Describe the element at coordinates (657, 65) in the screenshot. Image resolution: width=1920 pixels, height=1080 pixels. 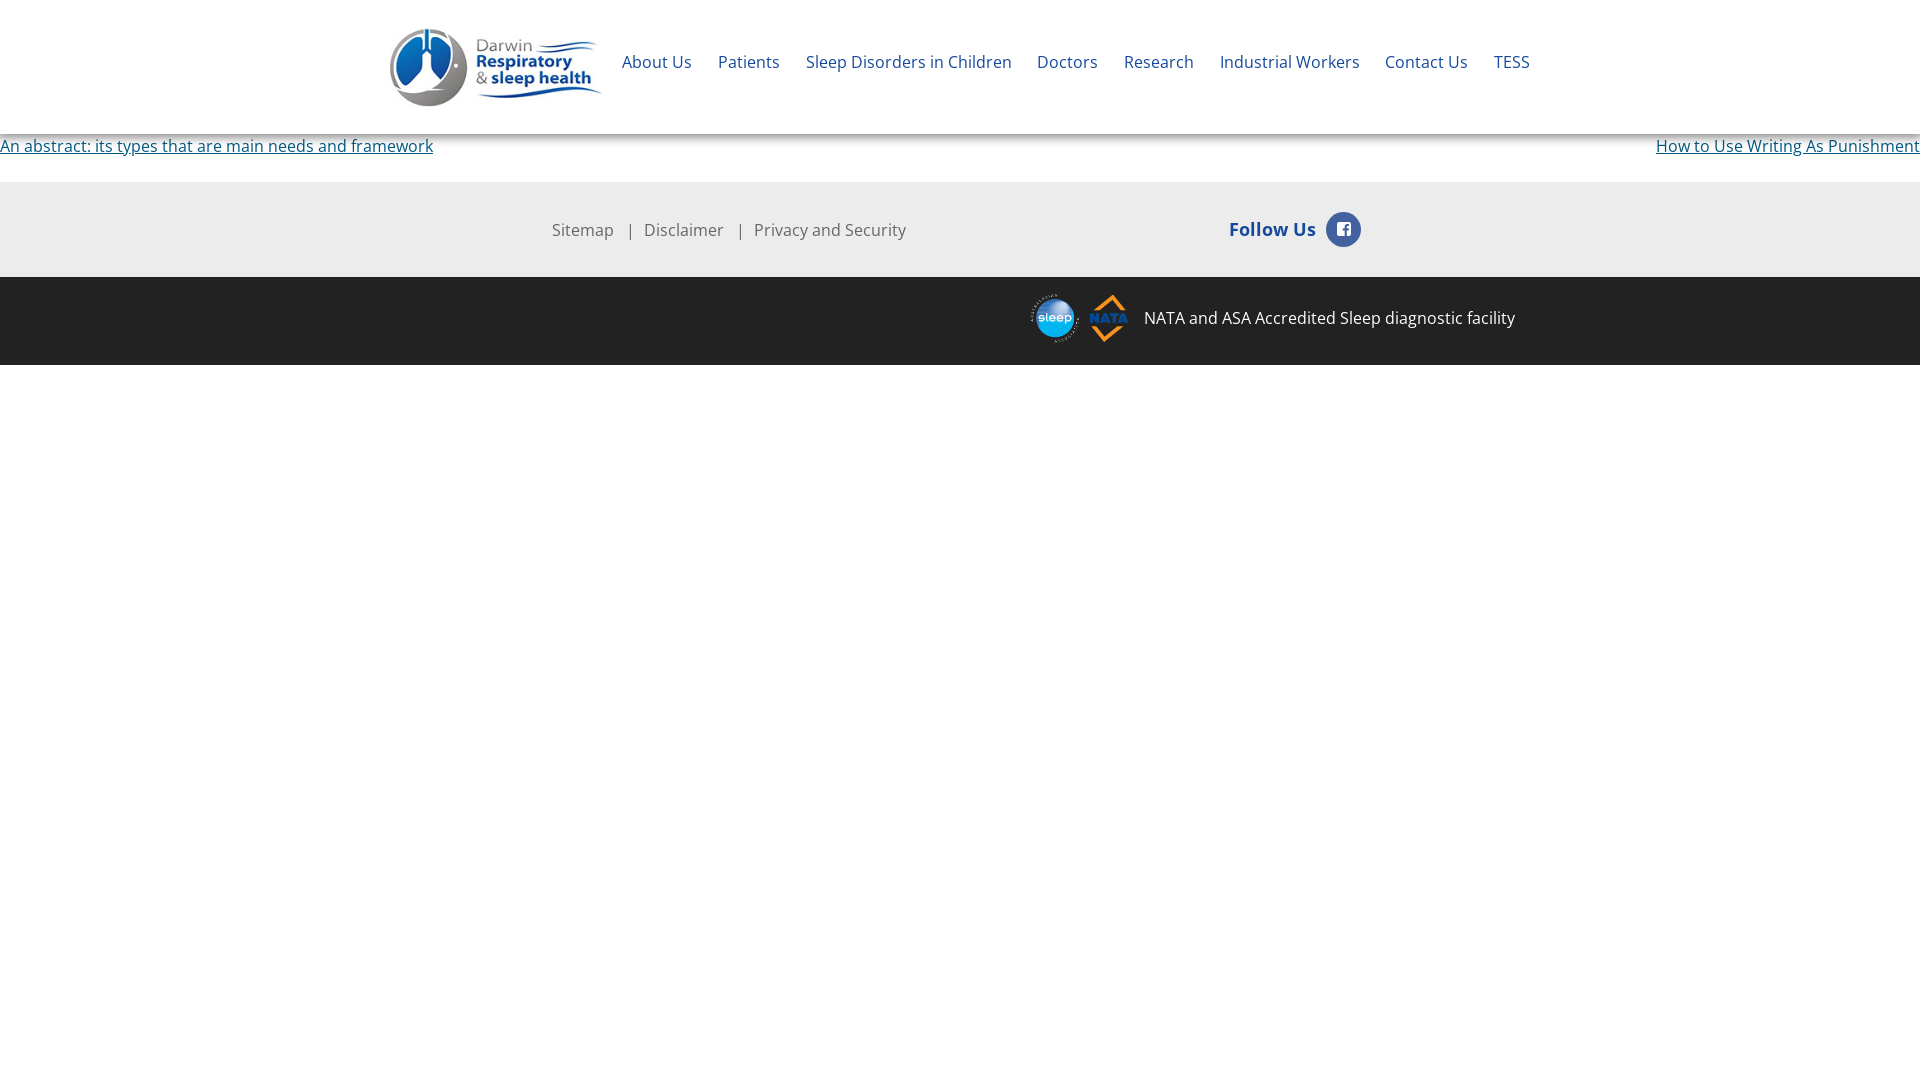
I see `'About Us'` at that location.